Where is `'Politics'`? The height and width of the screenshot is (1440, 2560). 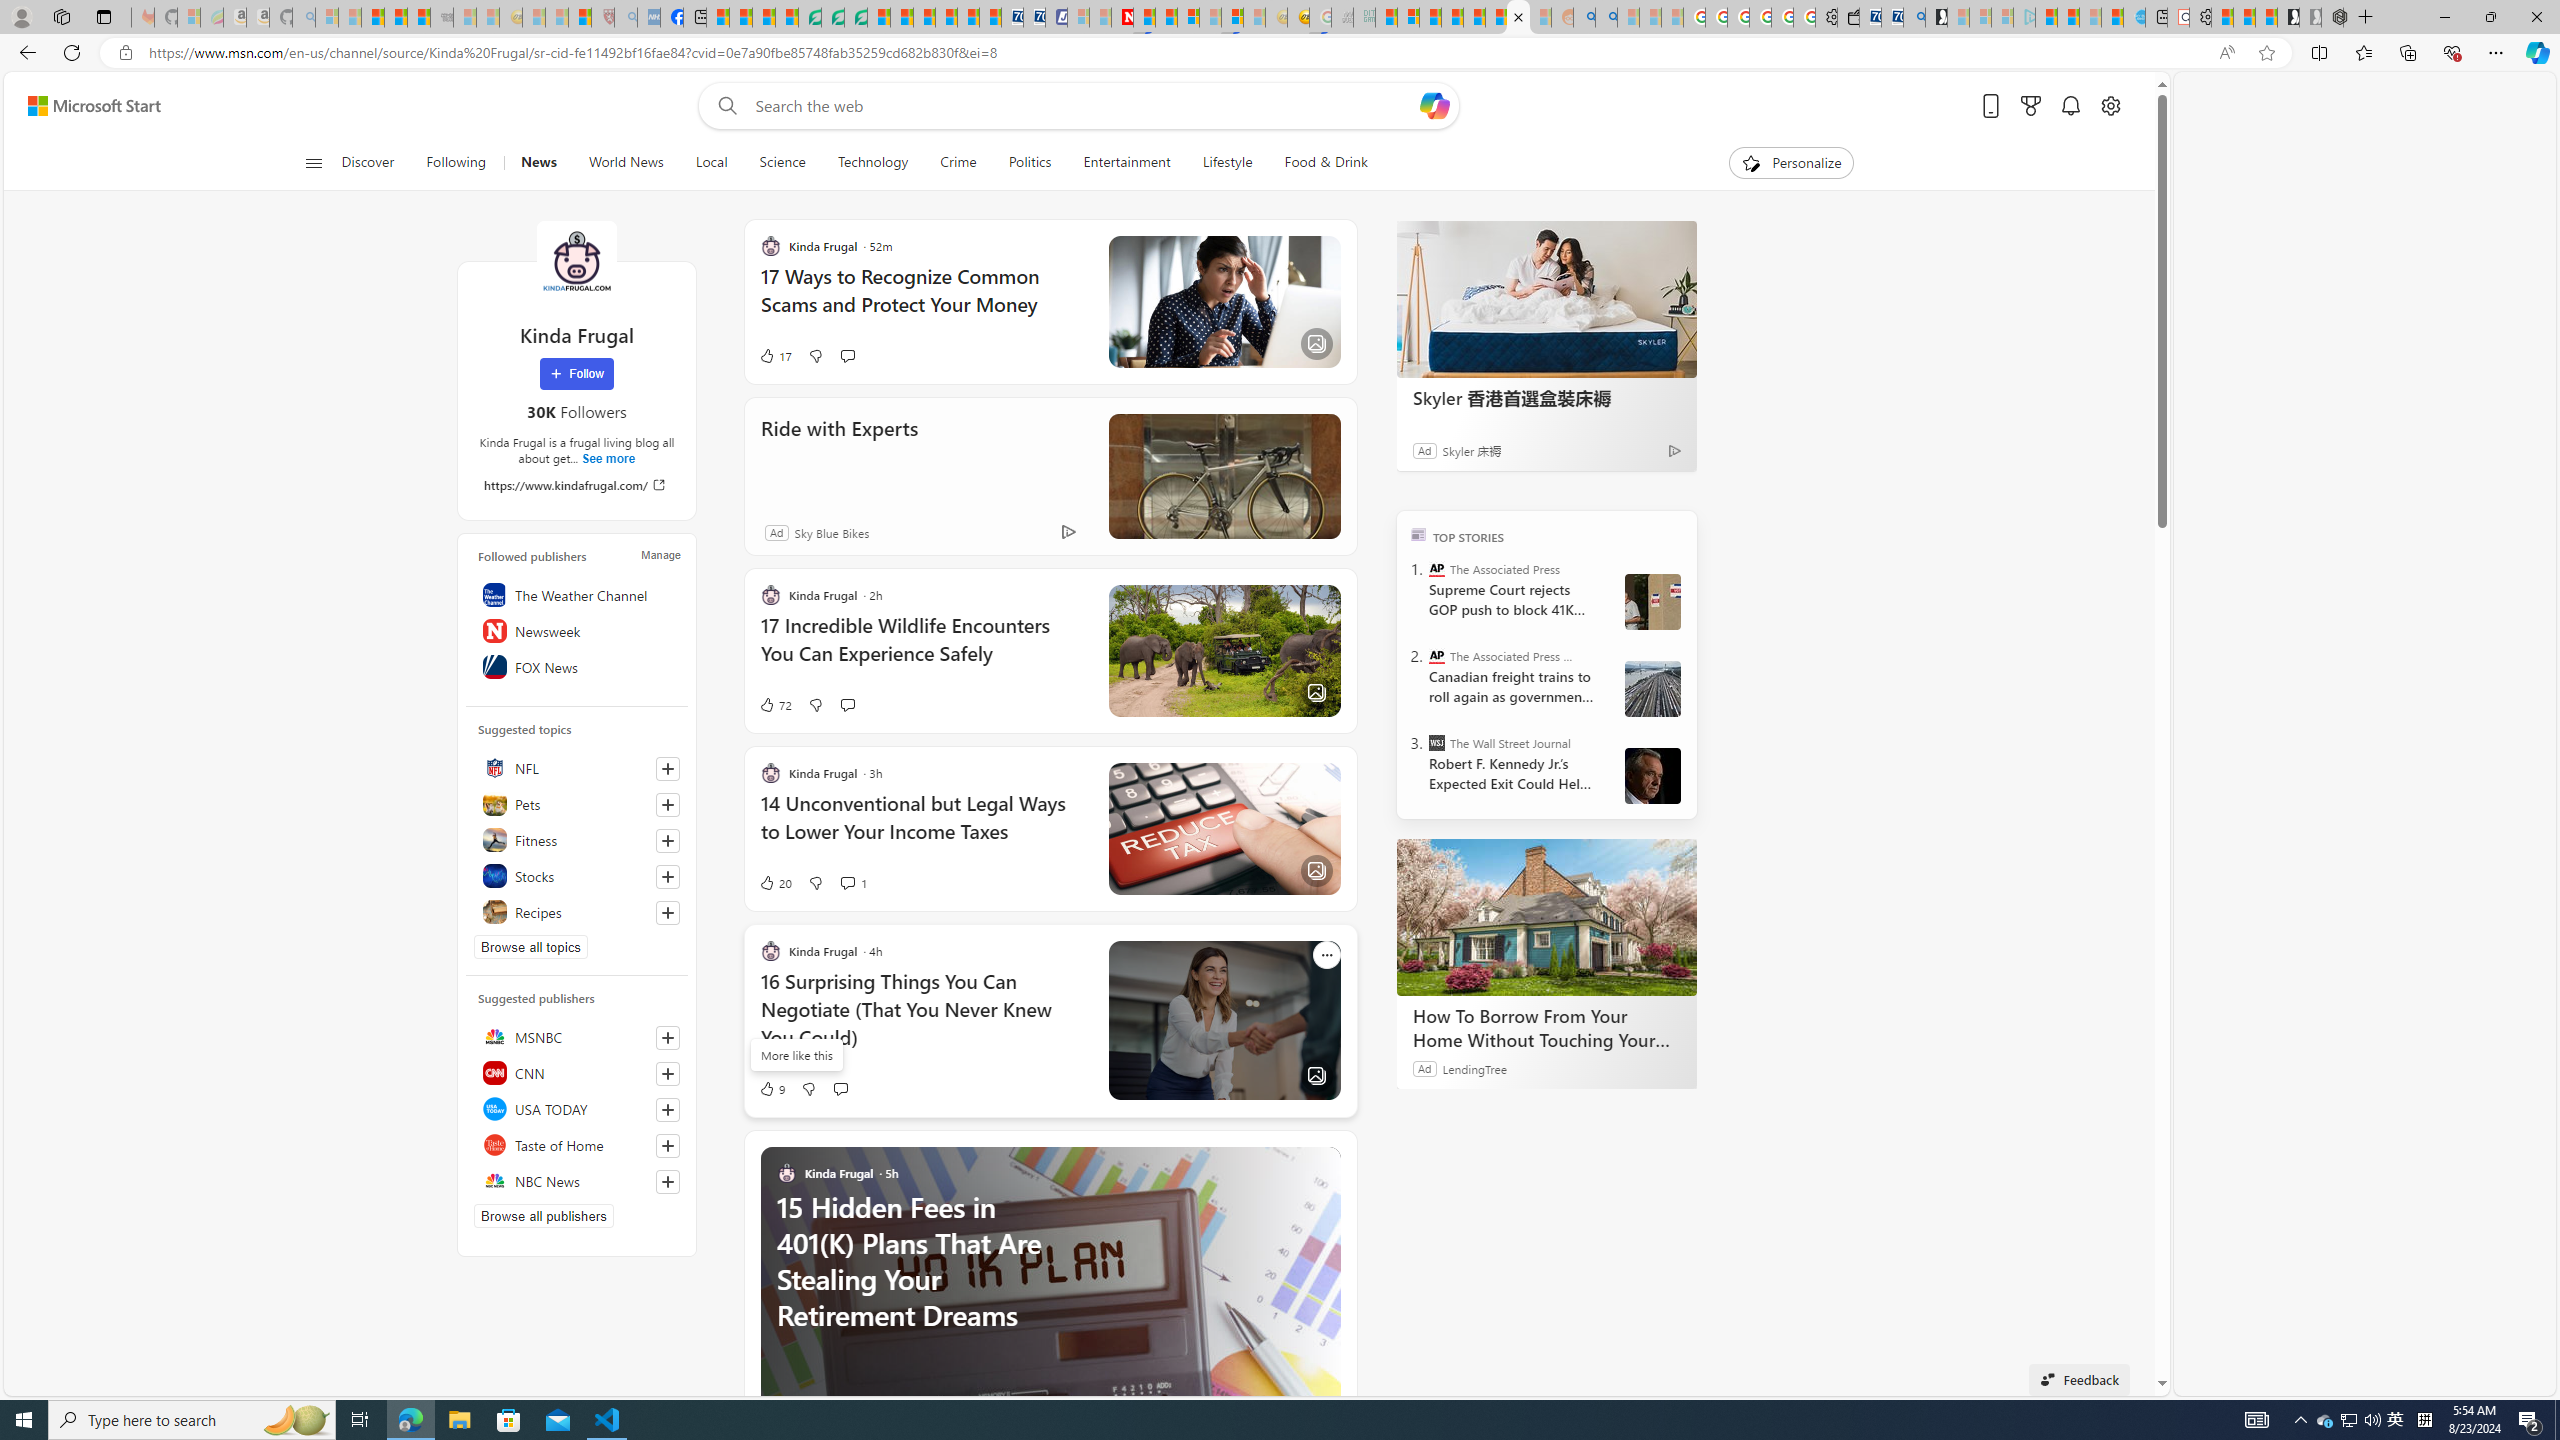
'Politics' is located at coordinates (1030, 162).